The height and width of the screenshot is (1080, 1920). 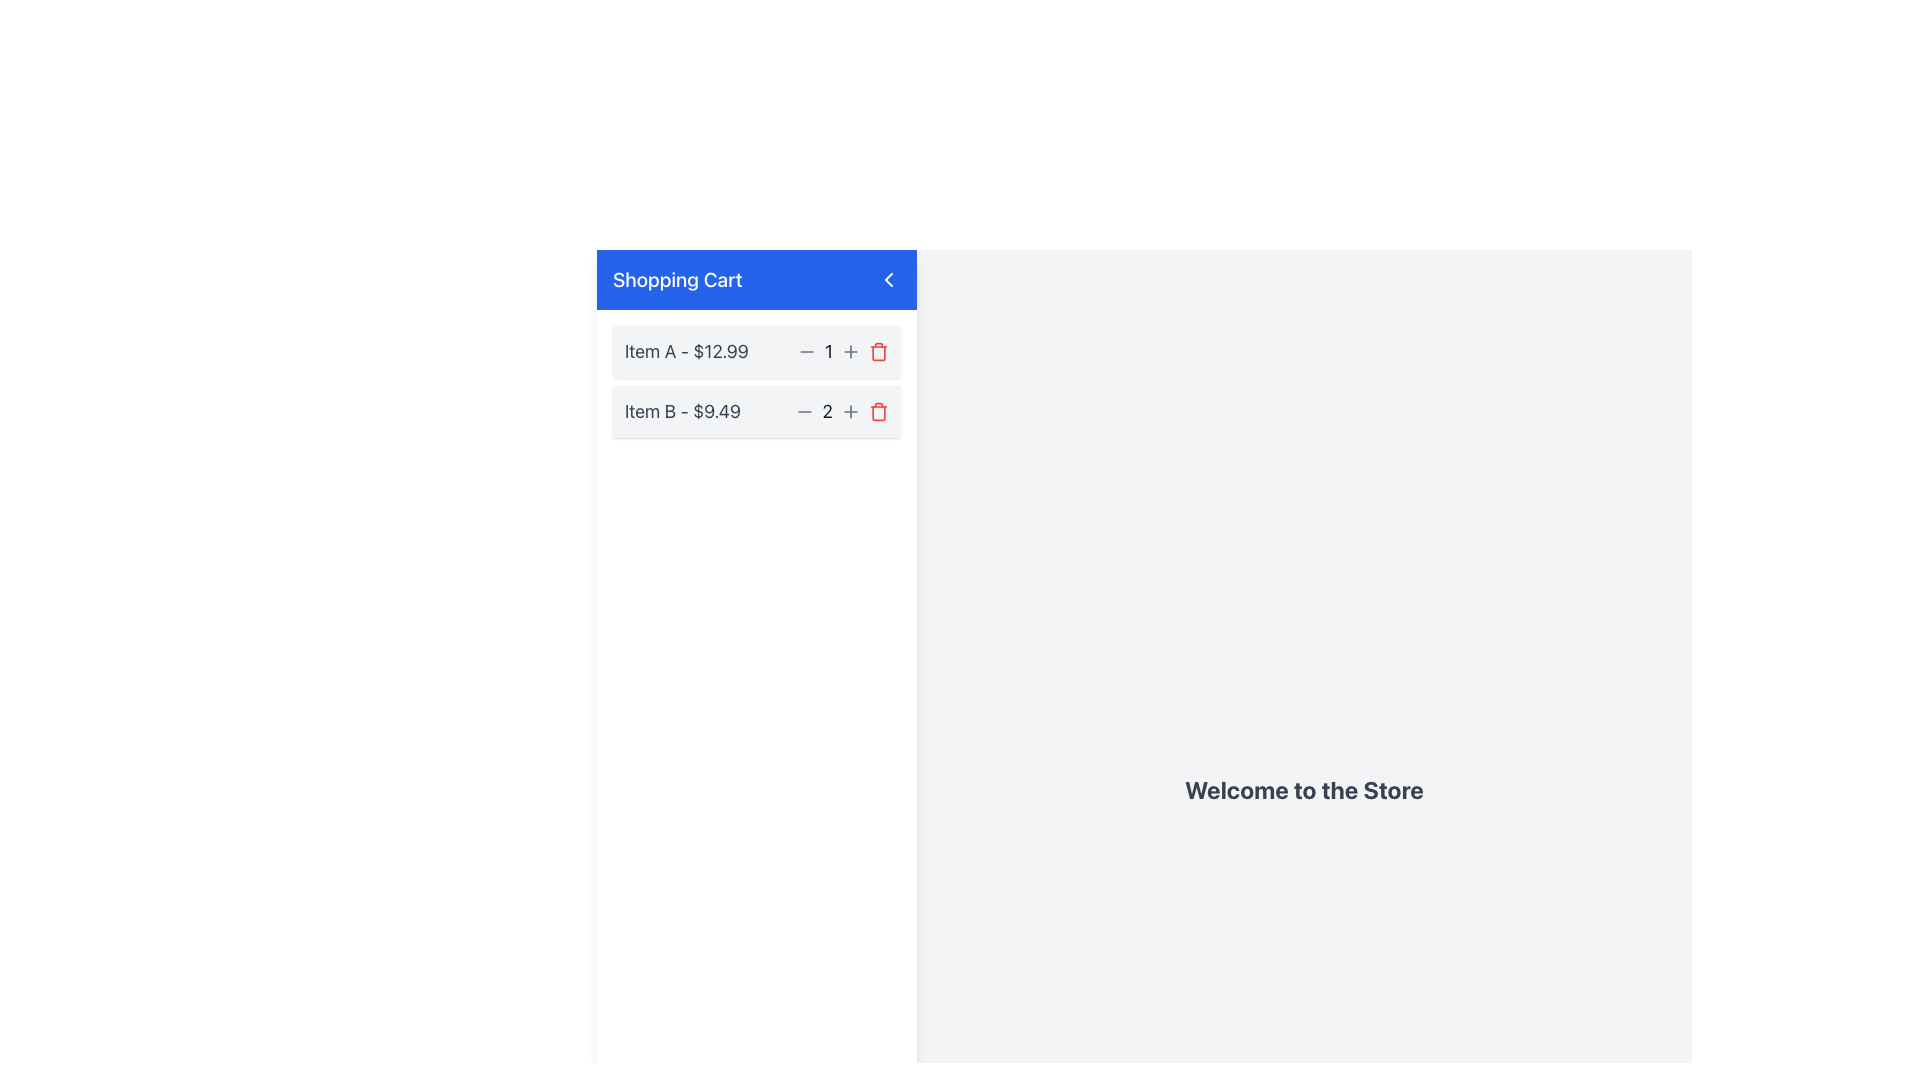 What do you see at coordinates (887, 280) in the screenshot?
I see `the back button located in the top-right corner of the 'Shopping Cart' header section` at bounding box center [887, 280].